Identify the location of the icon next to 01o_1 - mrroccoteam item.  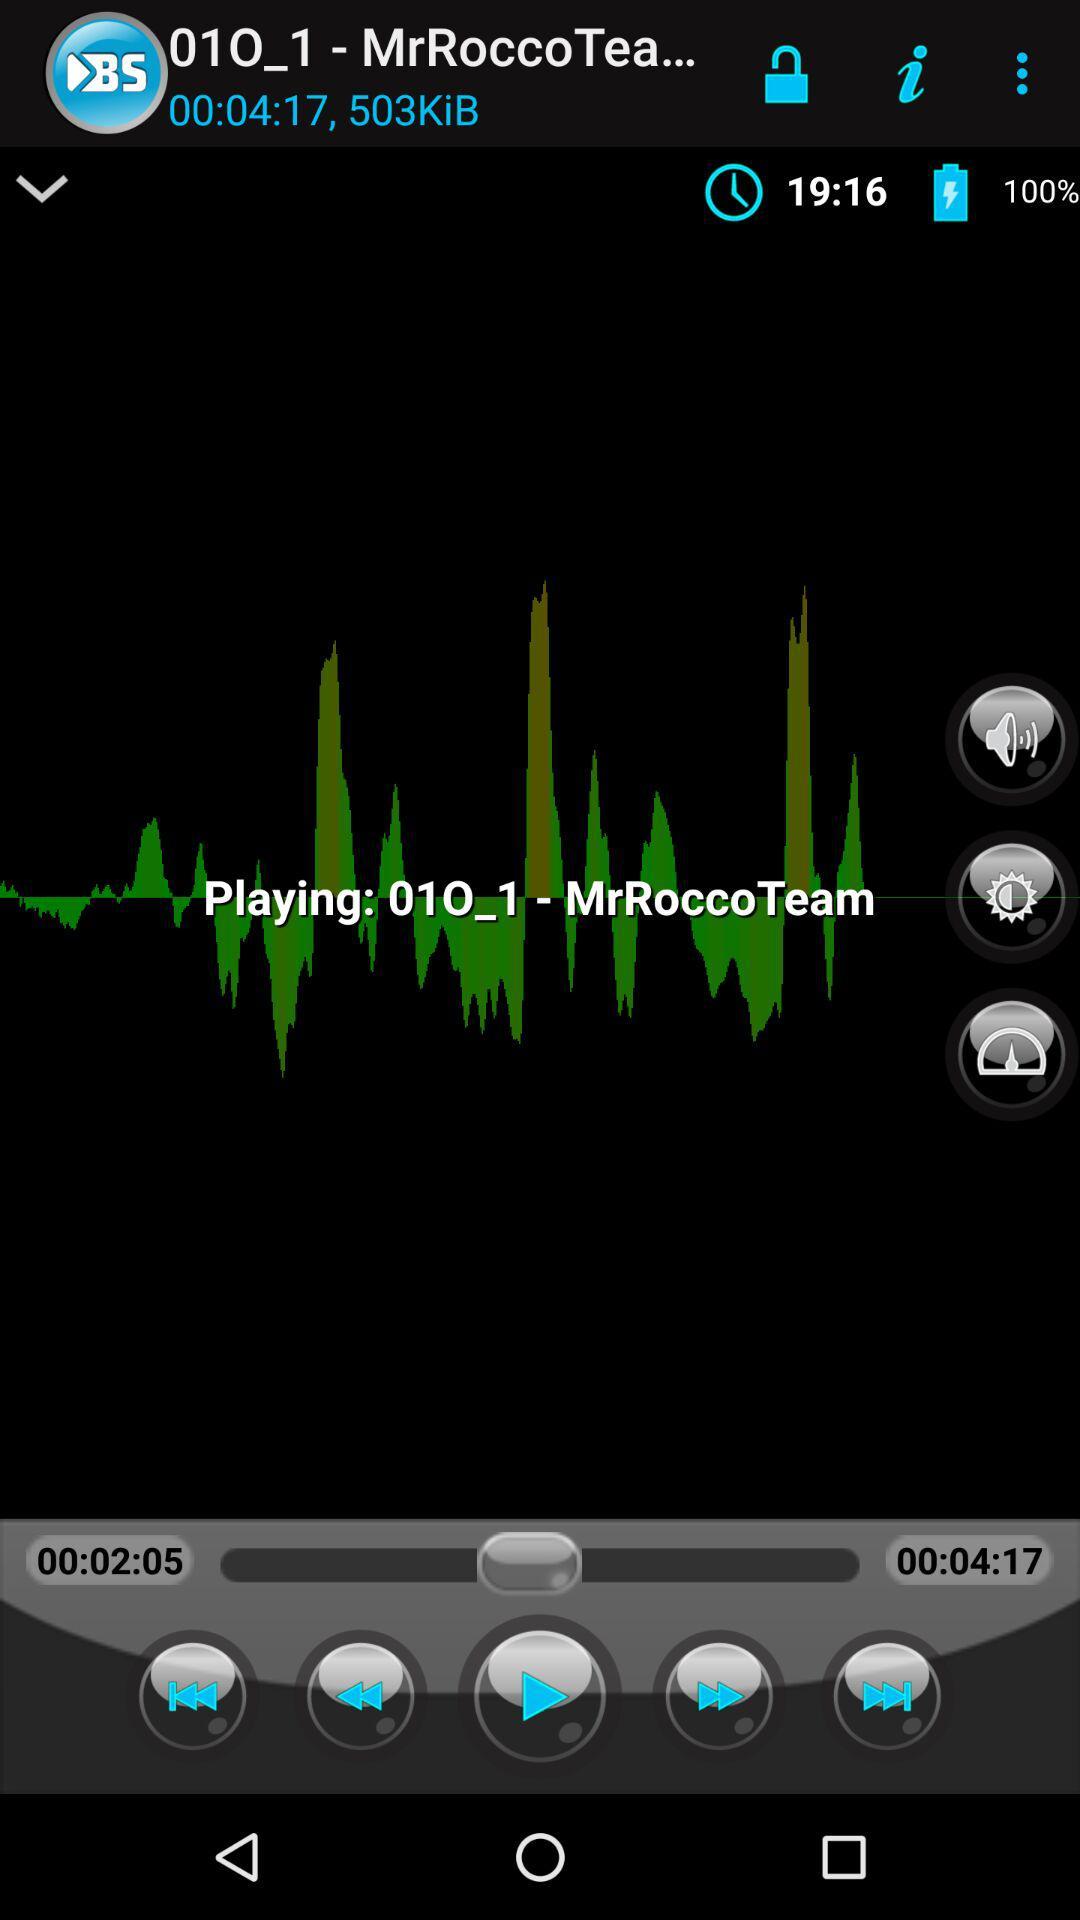
(785, 73).